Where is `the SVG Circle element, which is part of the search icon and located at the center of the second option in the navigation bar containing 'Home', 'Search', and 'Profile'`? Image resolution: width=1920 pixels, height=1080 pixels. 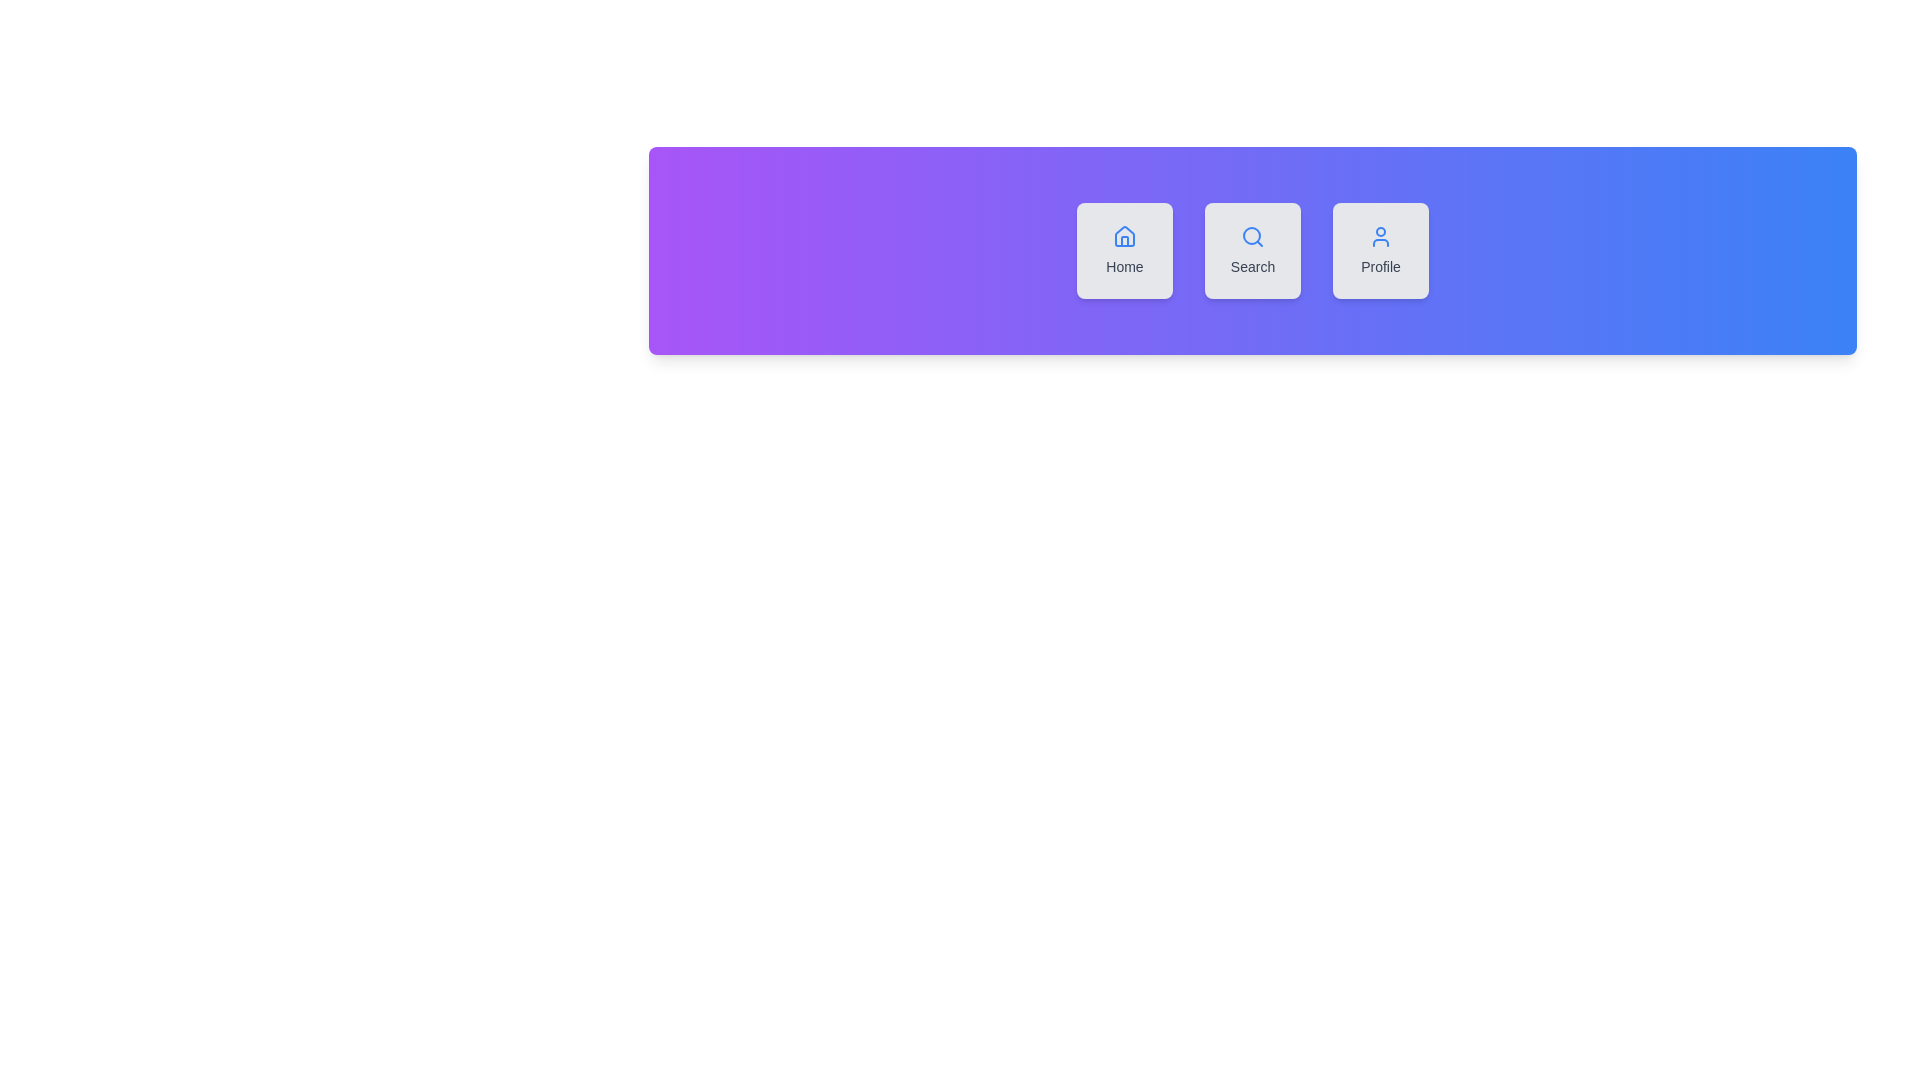
the SVG Circle element, which is part of the search icon and located at the center of the second option in the navigation bar containing 'Home', 'Search', and 'Profile' is located at coordinates (1251, 234).